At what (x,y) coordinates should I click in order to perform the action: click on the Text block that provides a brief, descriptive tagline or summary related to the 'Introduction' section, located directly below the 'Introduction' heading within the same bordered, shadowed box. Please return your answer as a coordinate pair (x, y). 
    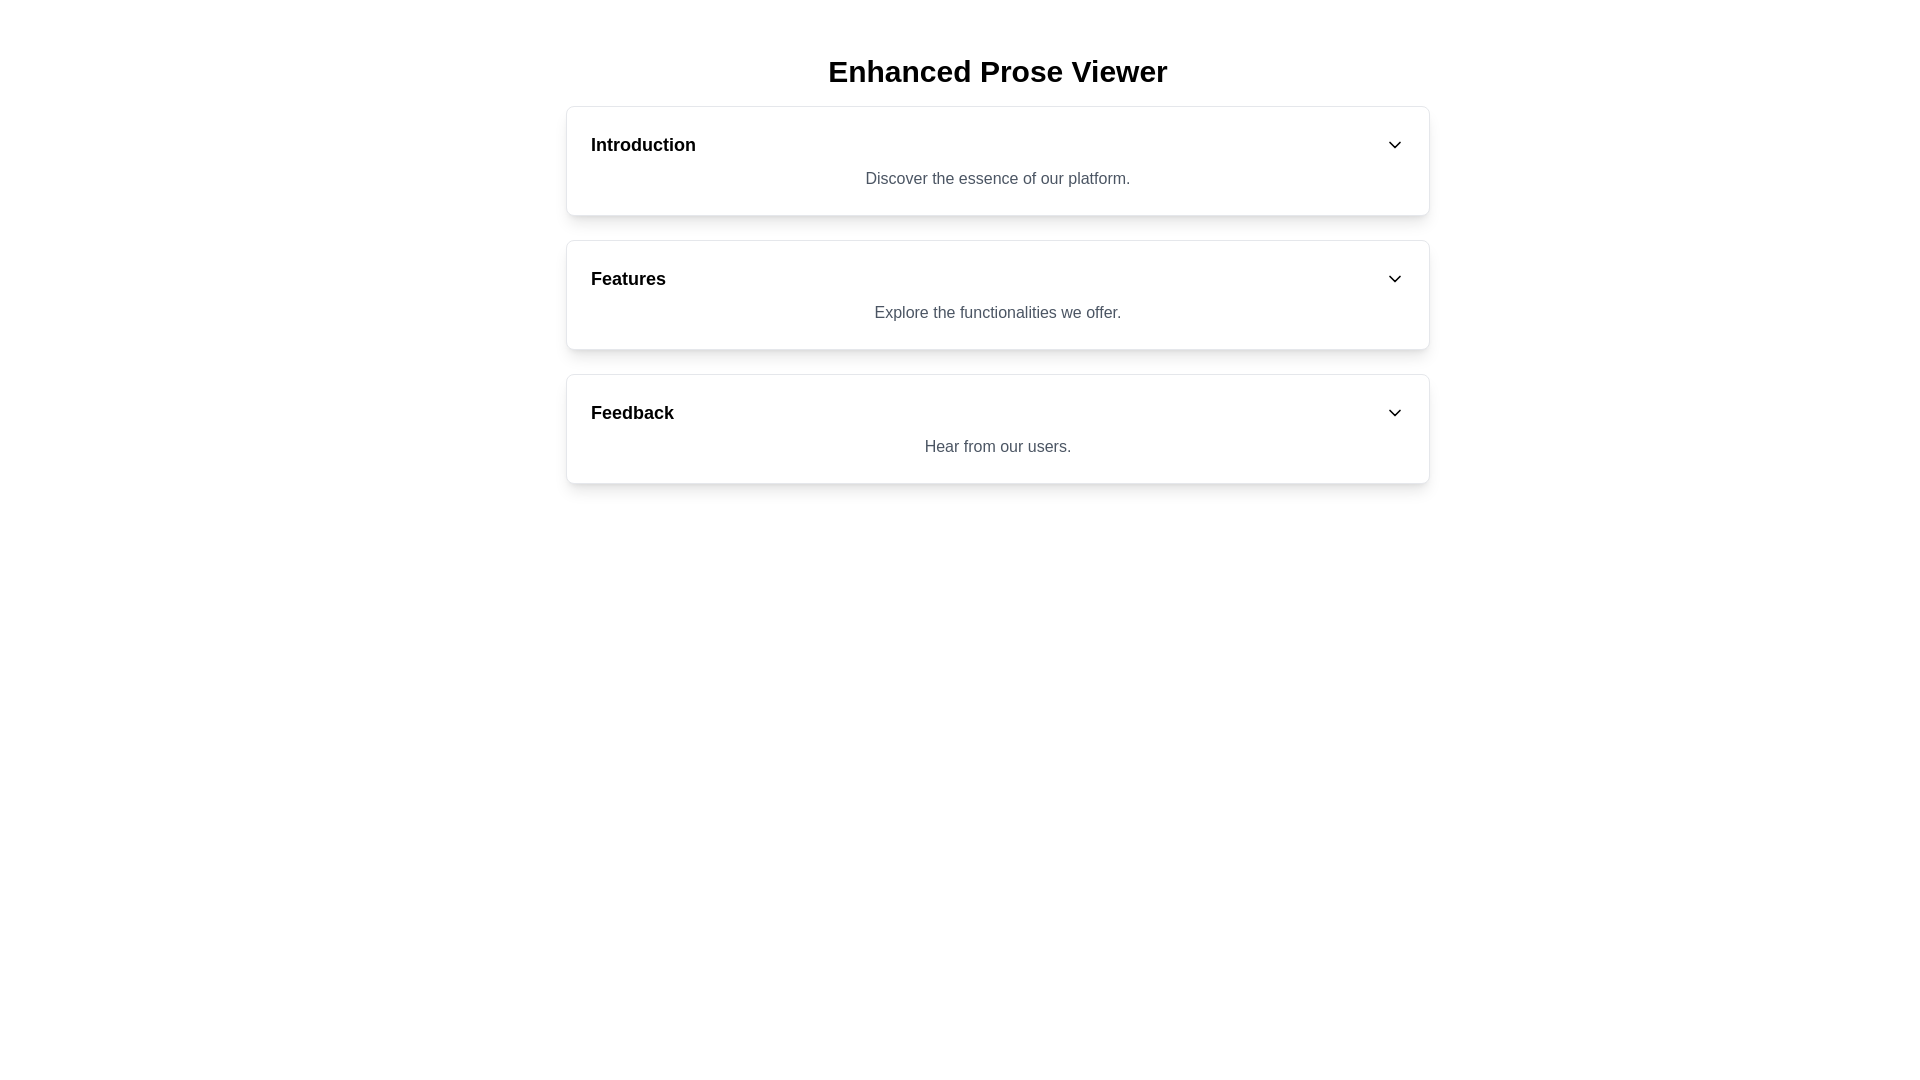
    Looking at the image, I should click on (998, 177).